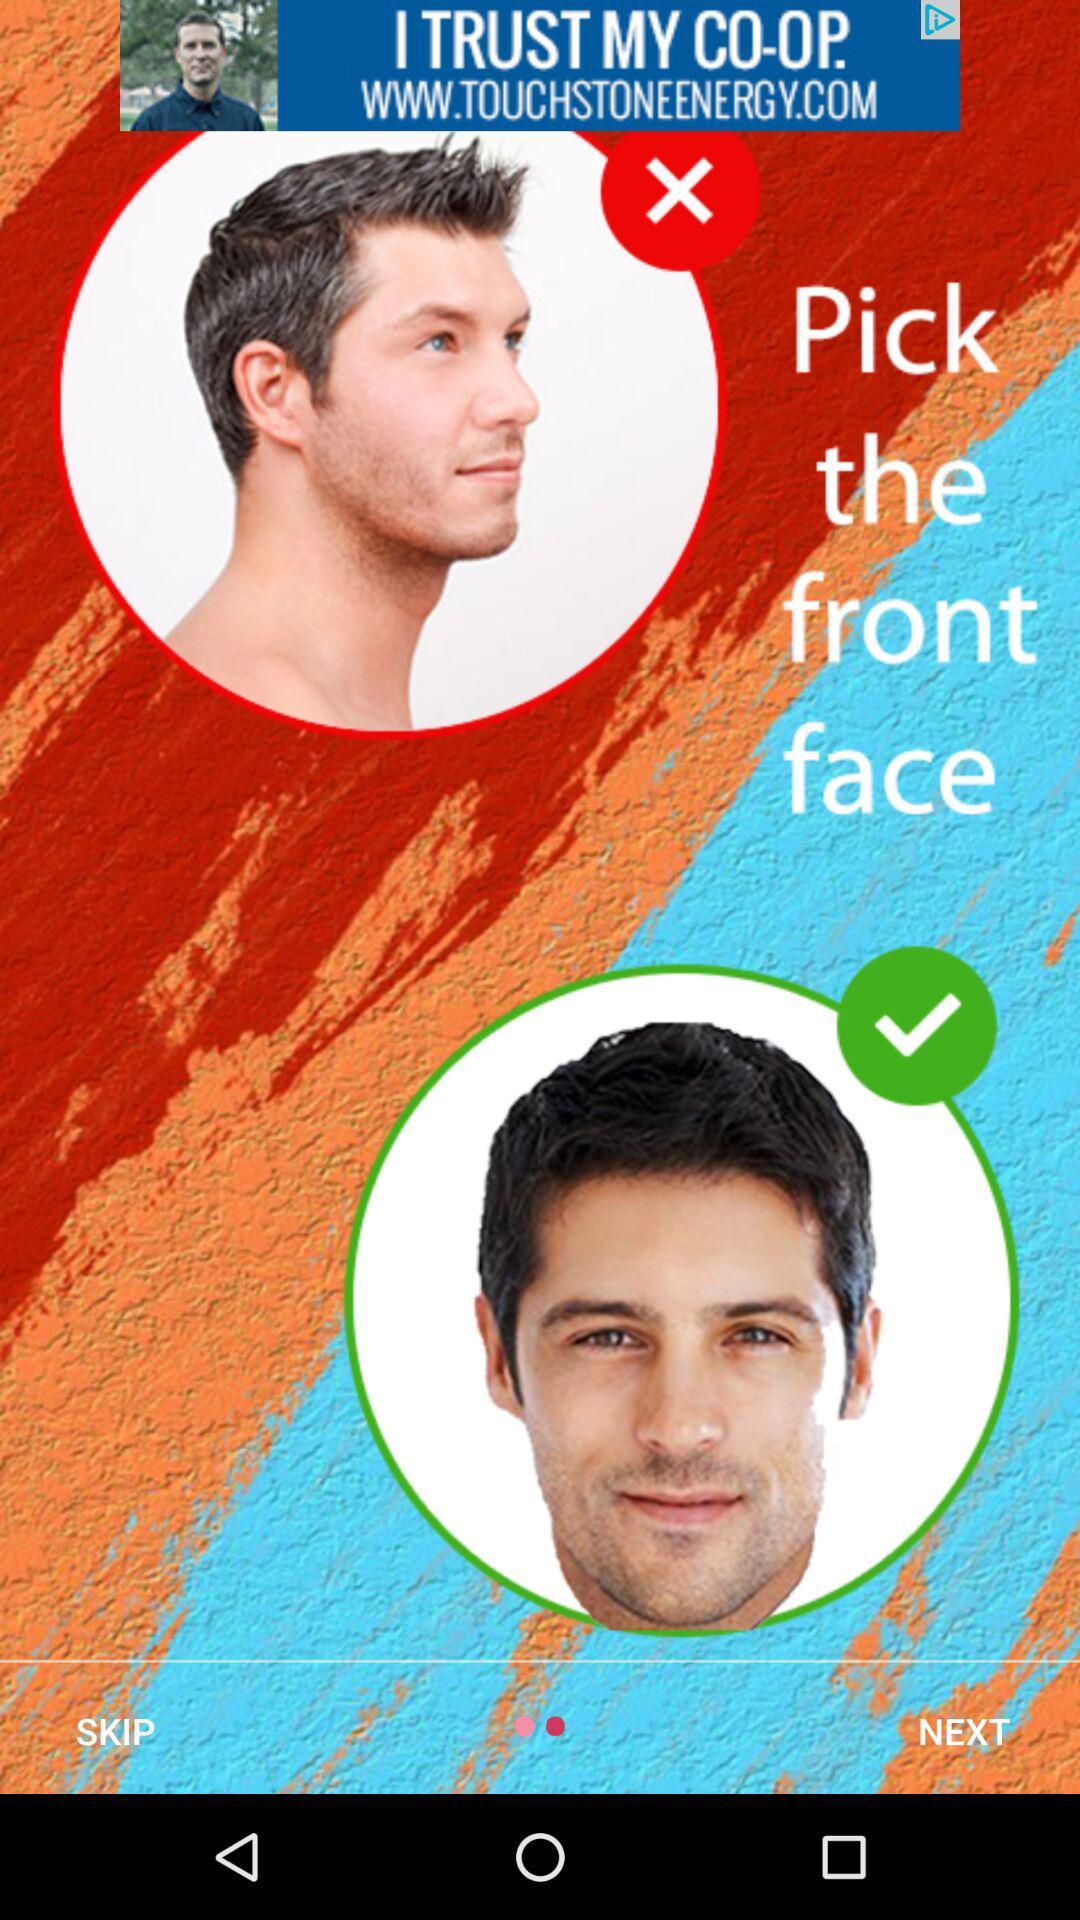 The width and height of the screenshot is (1080, 1920). I want to click on advertisement page, so click(540, 65).